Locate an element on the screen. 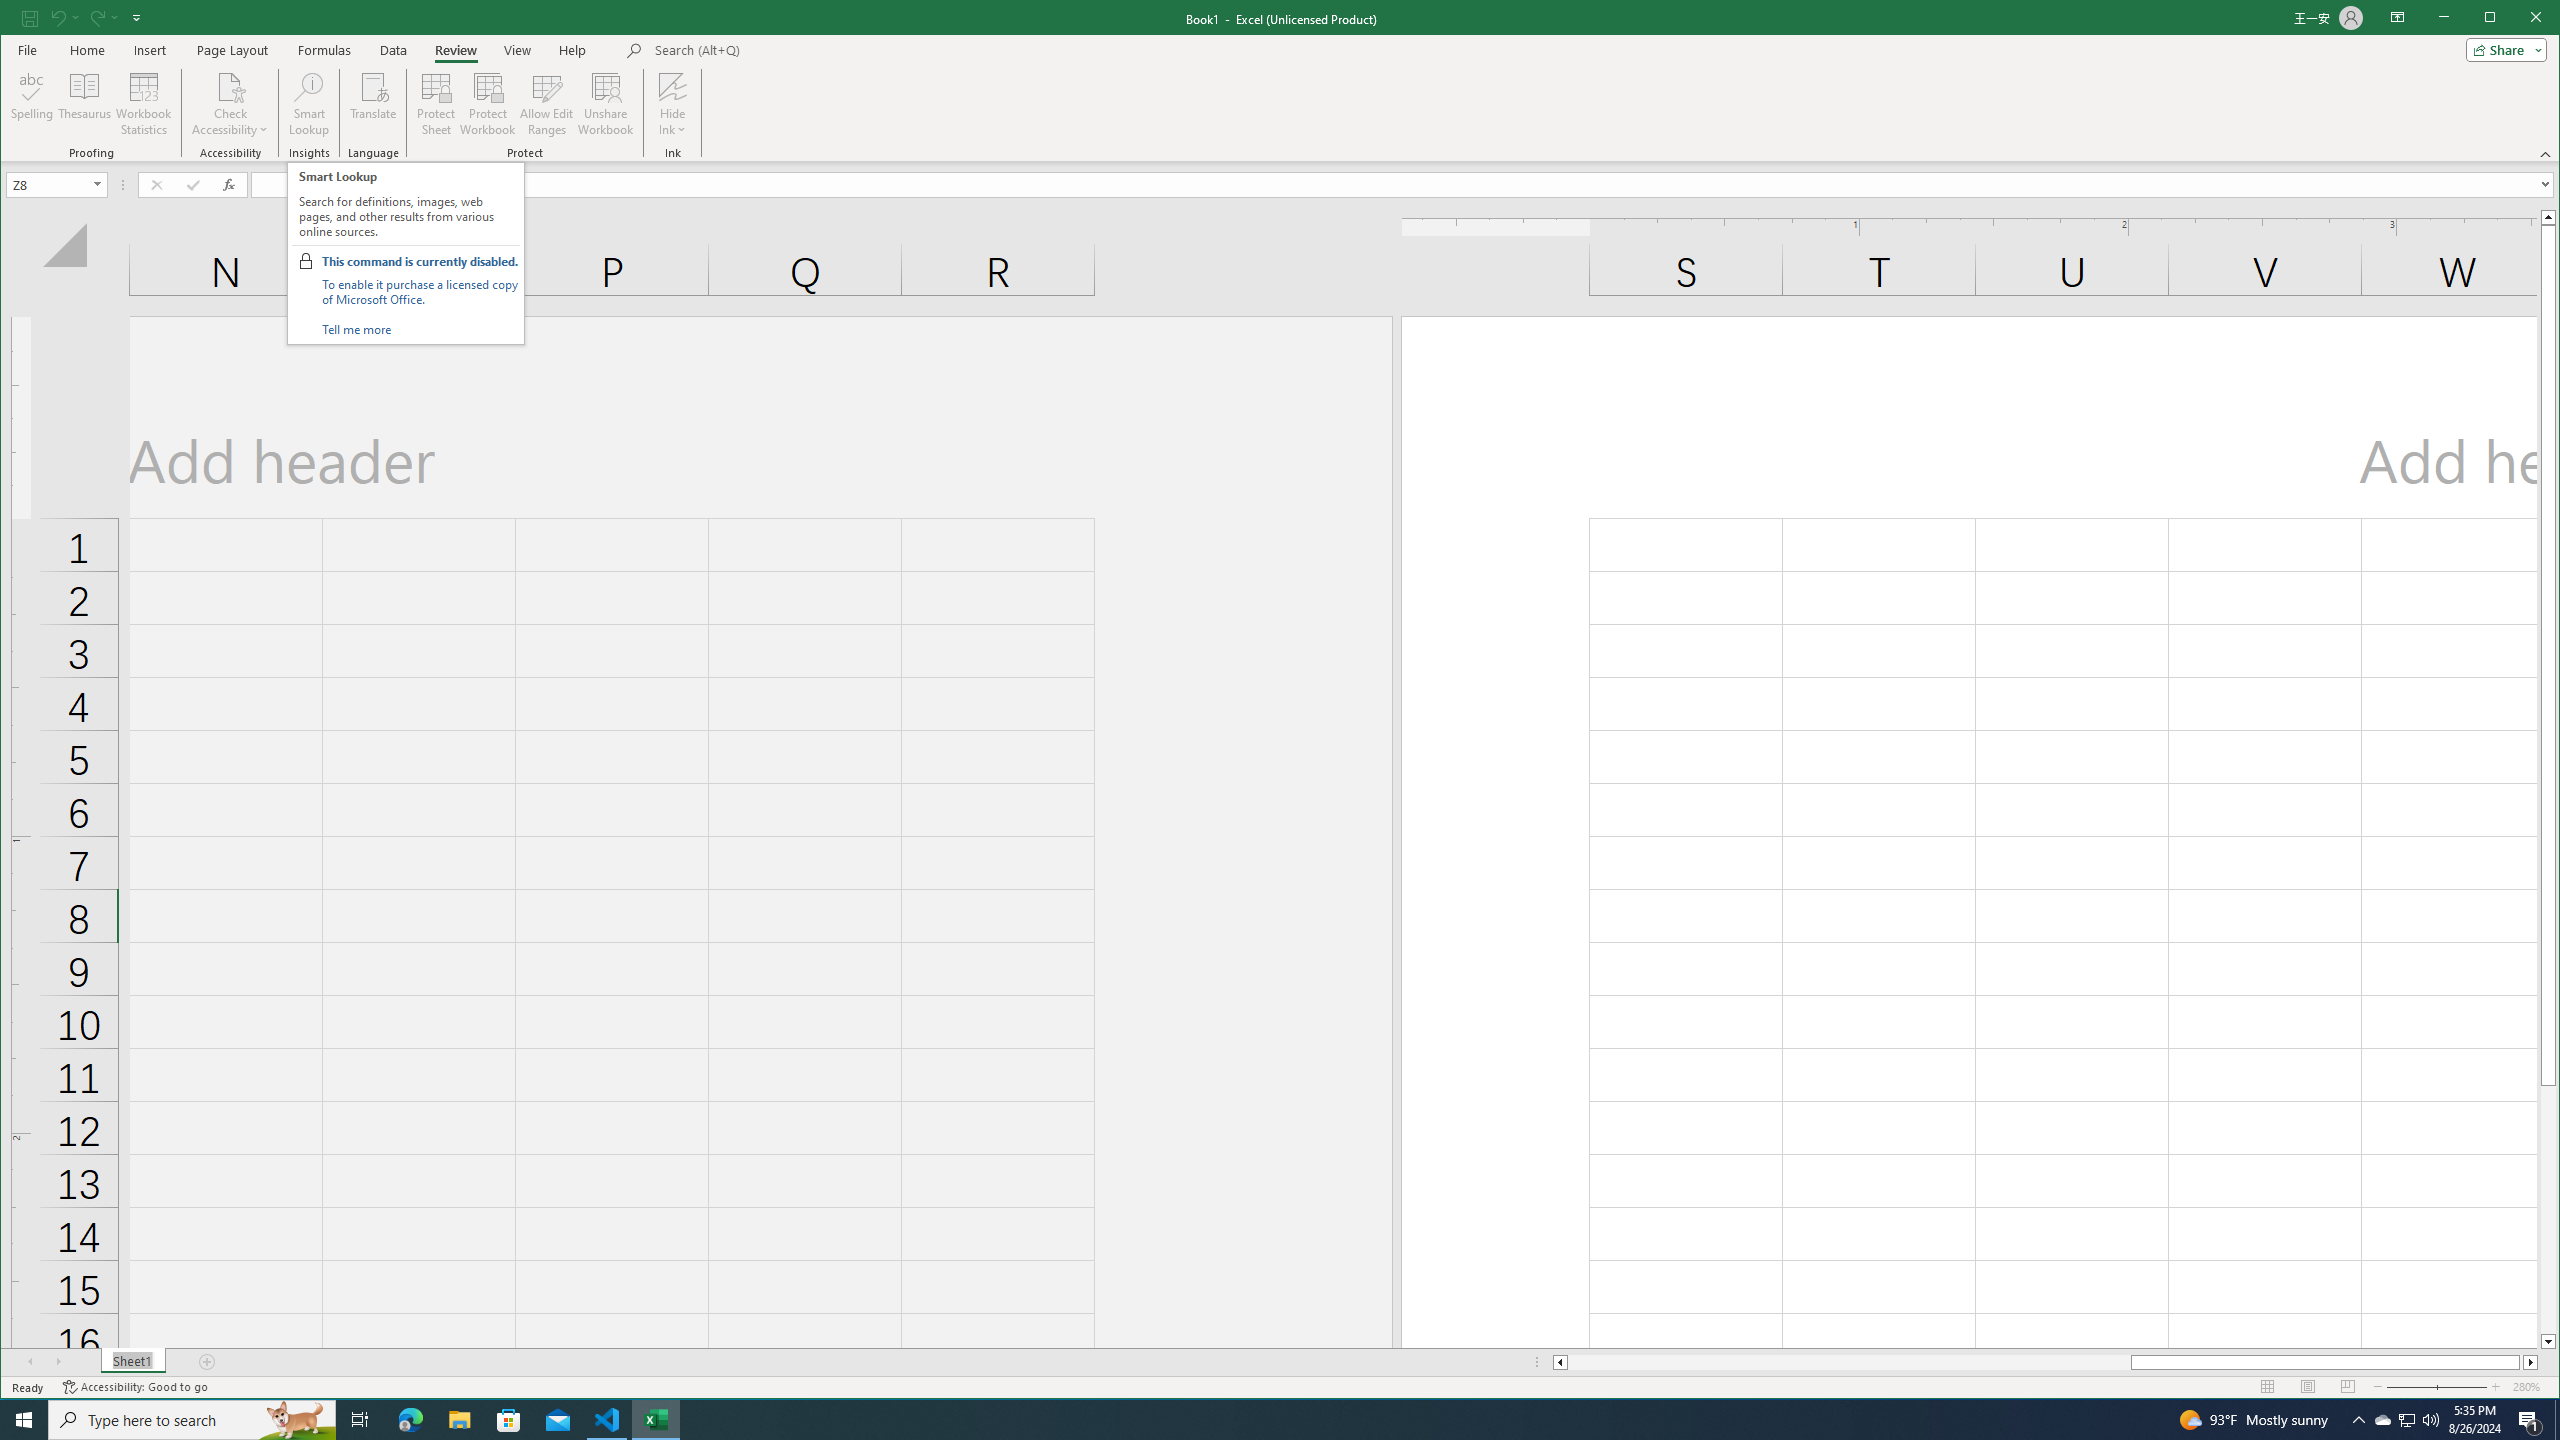 The image size is (2560, 1440). 'Translate' is located at coordinates (372, 103).